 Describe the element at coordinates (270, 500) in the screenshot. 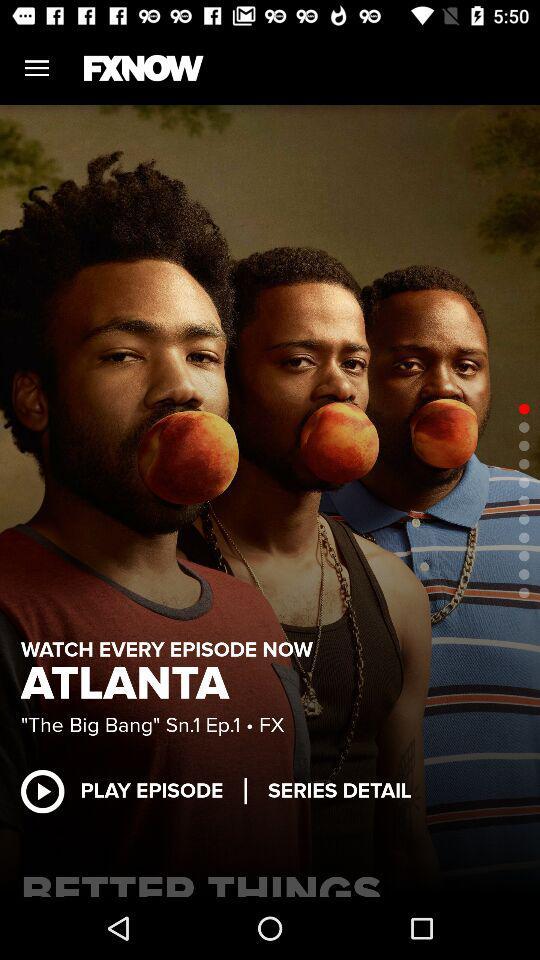

I see `item at the center` at that location.